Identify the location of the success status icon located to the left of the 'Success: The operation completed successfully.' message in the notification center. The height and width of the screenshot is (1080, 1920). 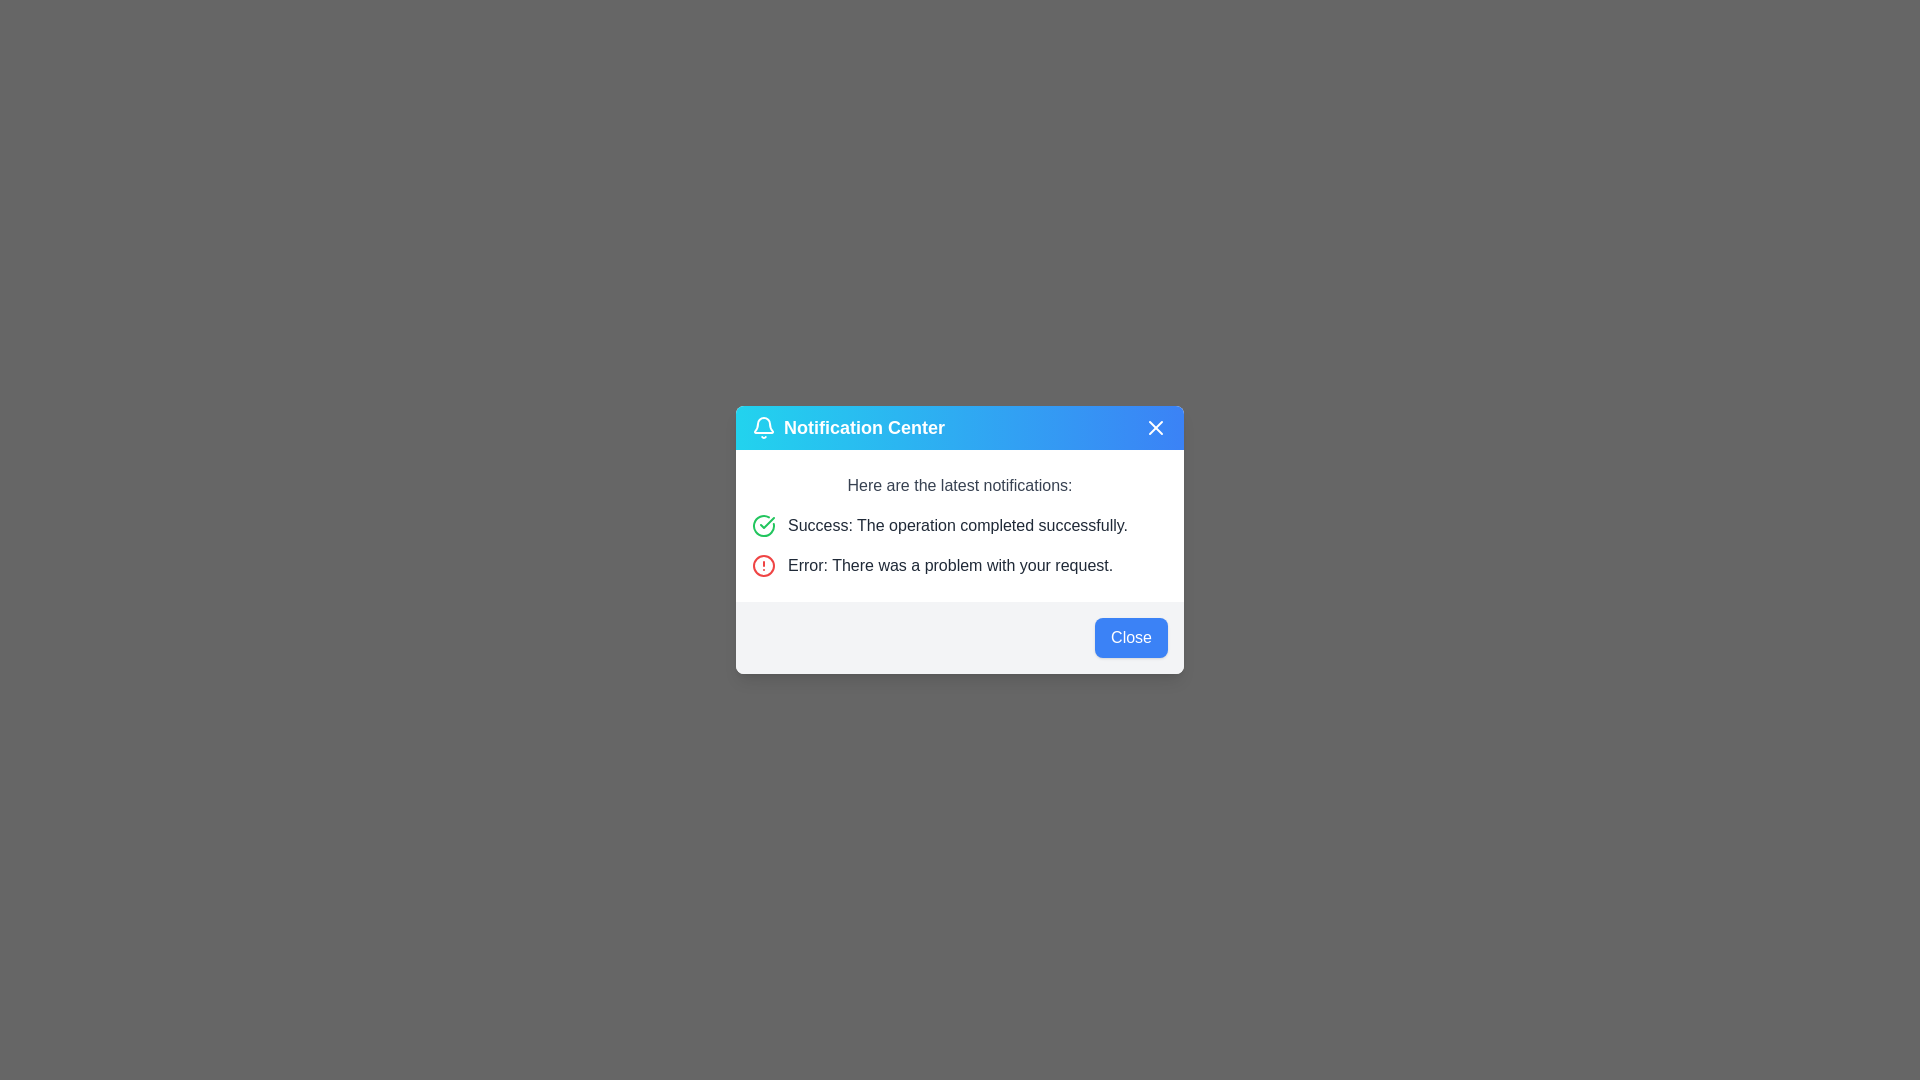
(762, 524).